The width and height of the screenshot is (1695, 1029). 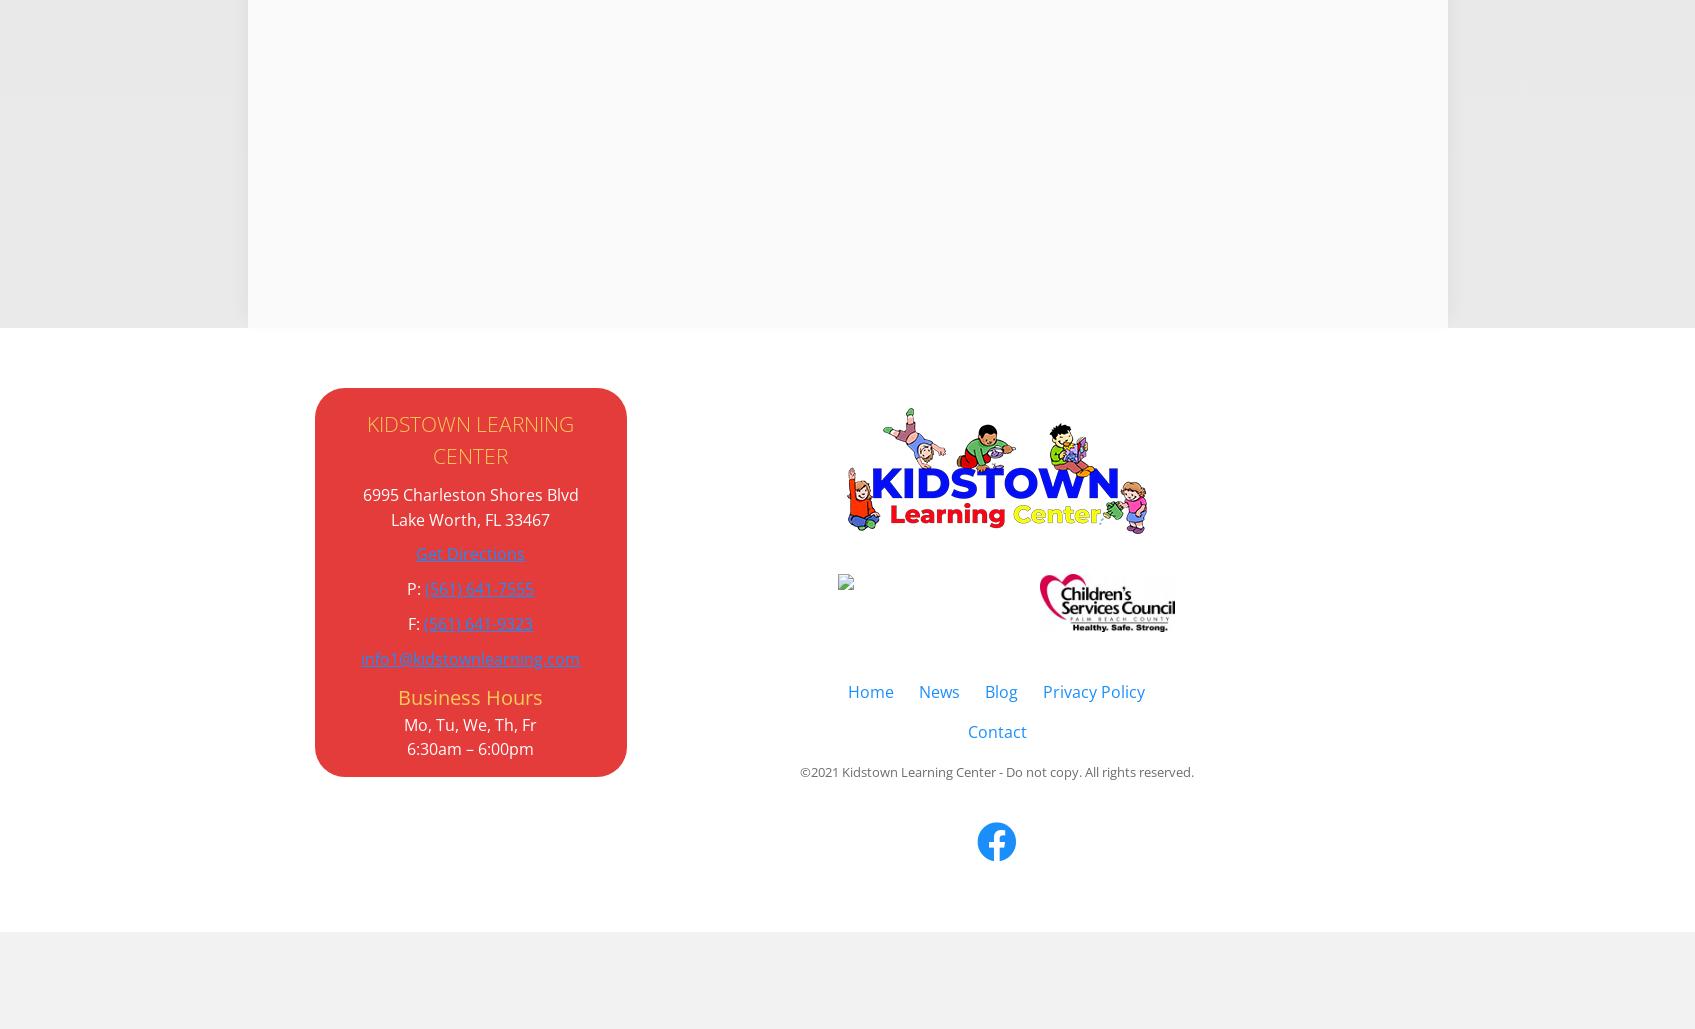 What do you see at coordinates (469, 723) in the screenshot?
I see `'Mo, Tu, We, Th, Fr'` at bounding box center [469, 723].